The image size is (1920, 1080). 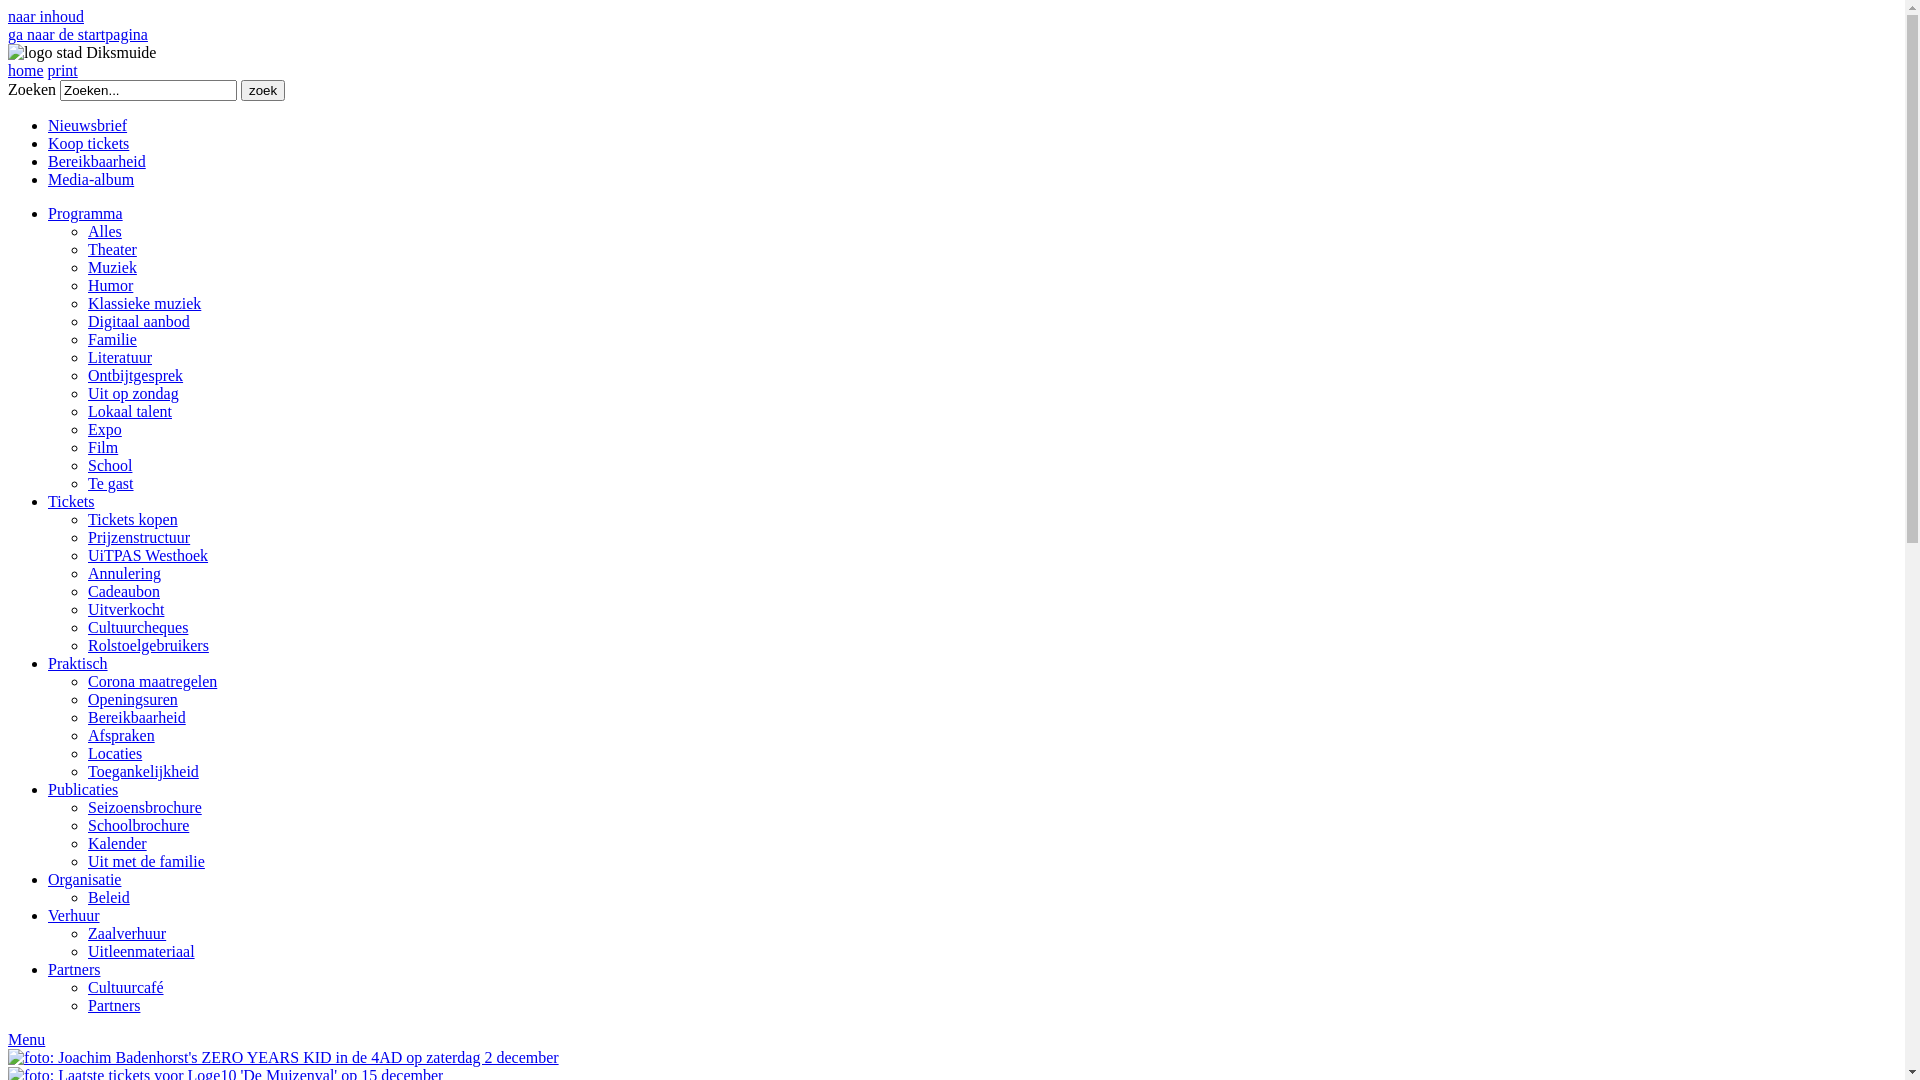 I want to click on 'Kalender', so click(x=116, y=843).